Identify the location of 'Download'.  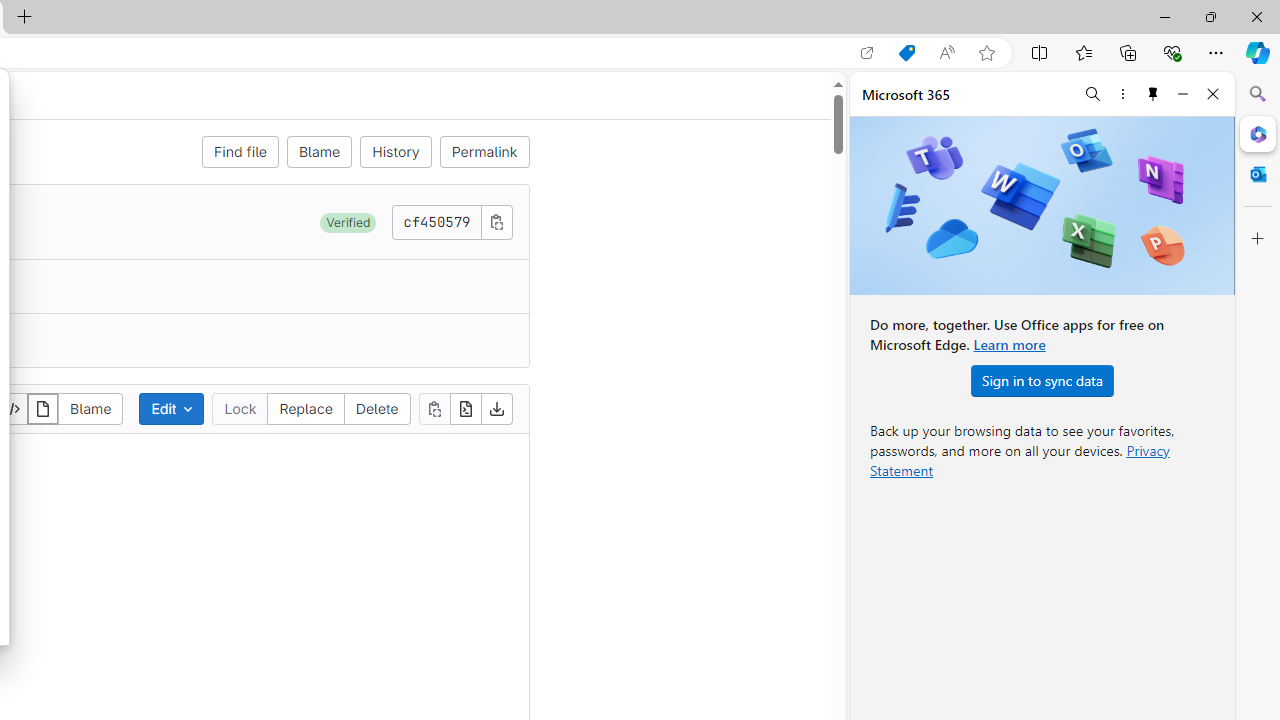
(496, 407).